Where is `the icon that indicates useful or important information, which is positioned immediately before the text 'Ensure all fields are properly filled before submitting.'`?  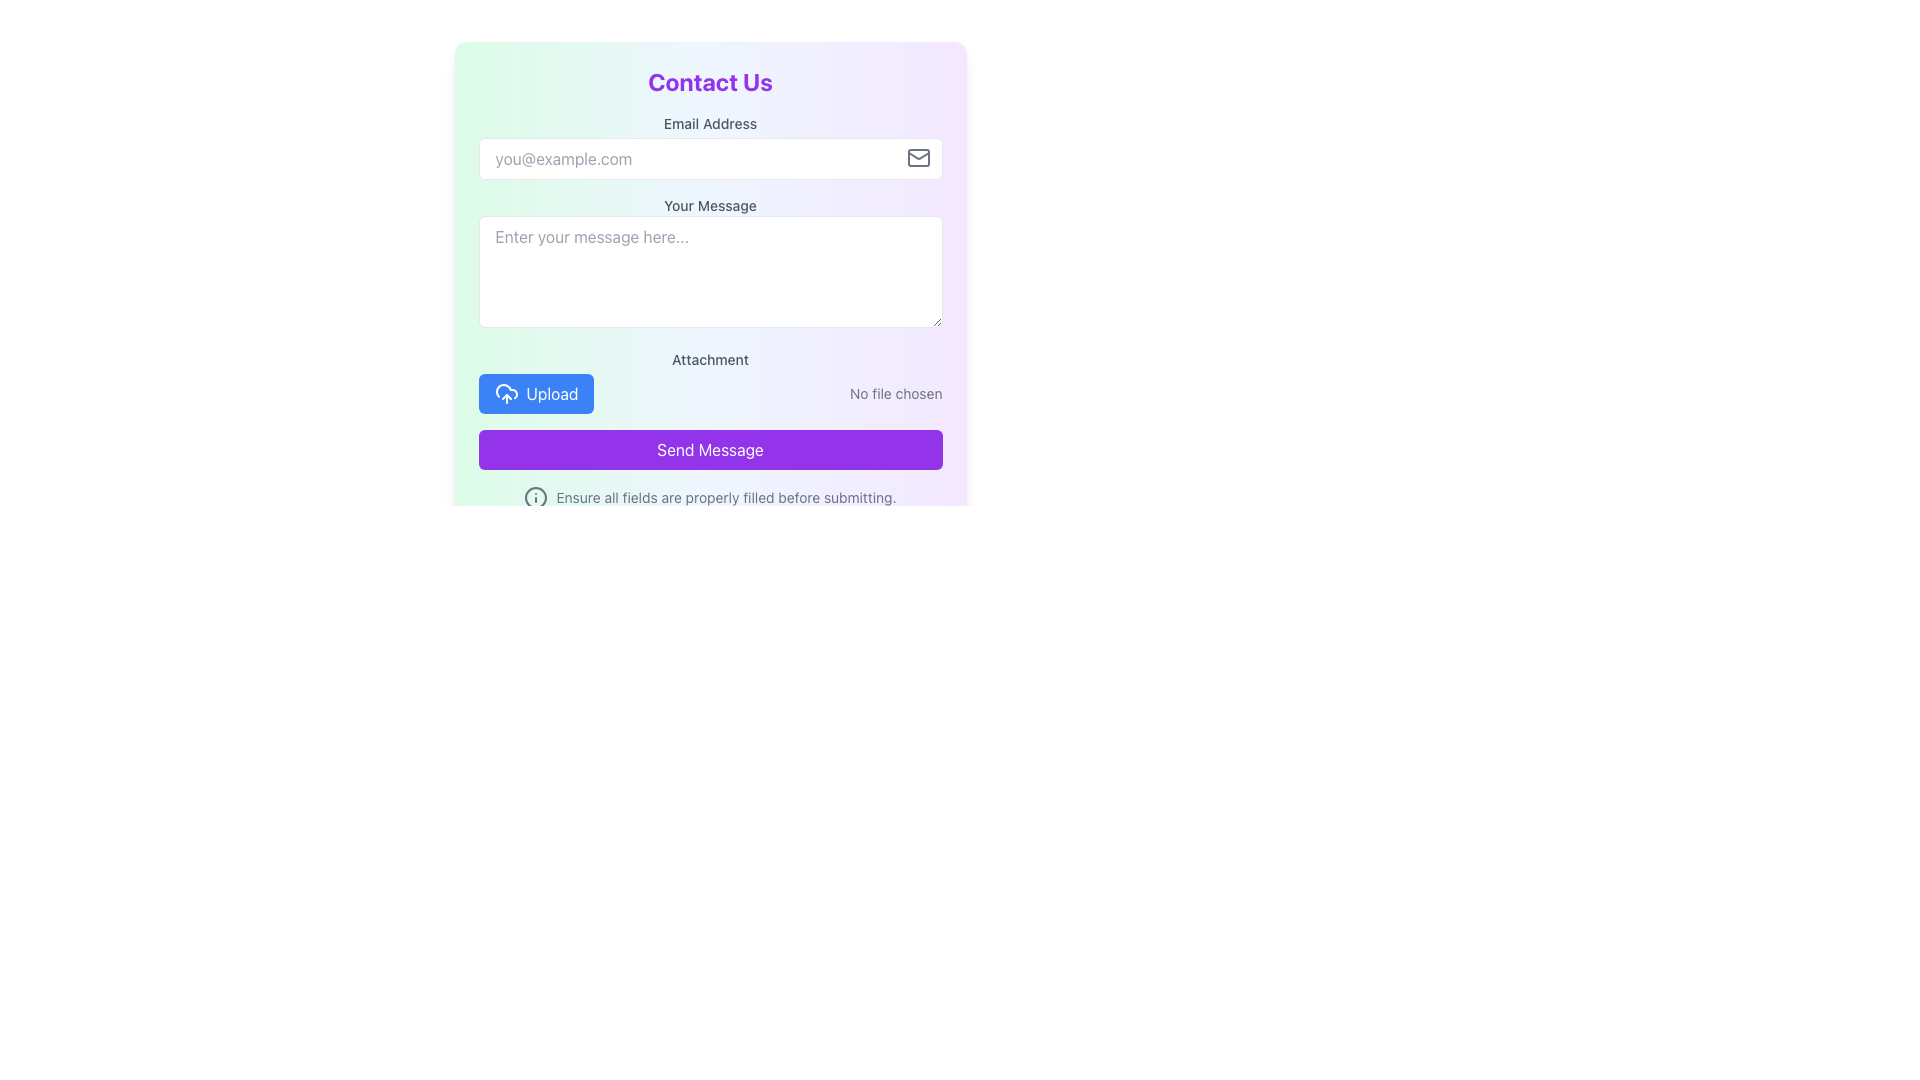
the icon that indicates useful or important information, which is positioned immediately before the text 'Ensure all fields are properly filled before submitting.' is located at coordinates (536, 496).